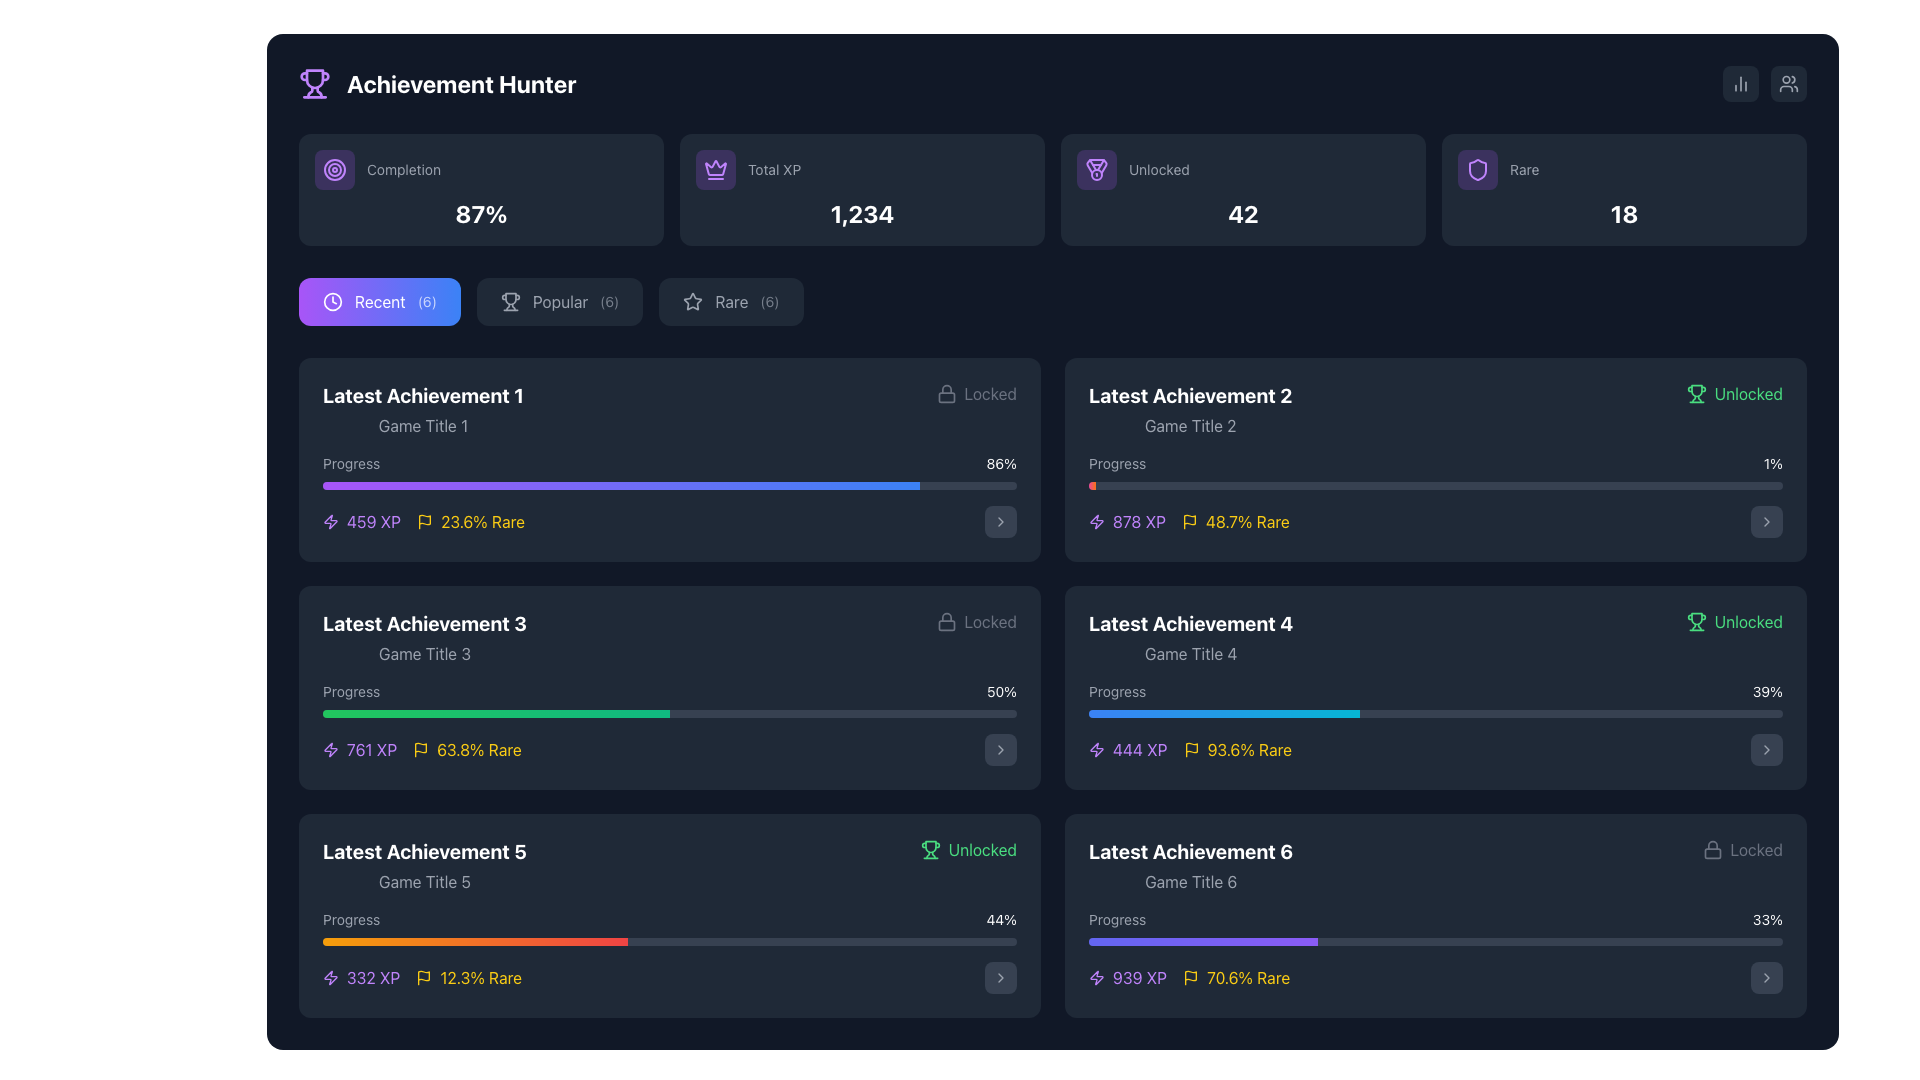 The width and height of the screenshot is (1920, 1080). What do you see at coordinates (1001, 977) in the screenshot?
I see `the navigation button located at the far-right of the 'Latest Achievement 5' row` at bounding box center [1001, 977].